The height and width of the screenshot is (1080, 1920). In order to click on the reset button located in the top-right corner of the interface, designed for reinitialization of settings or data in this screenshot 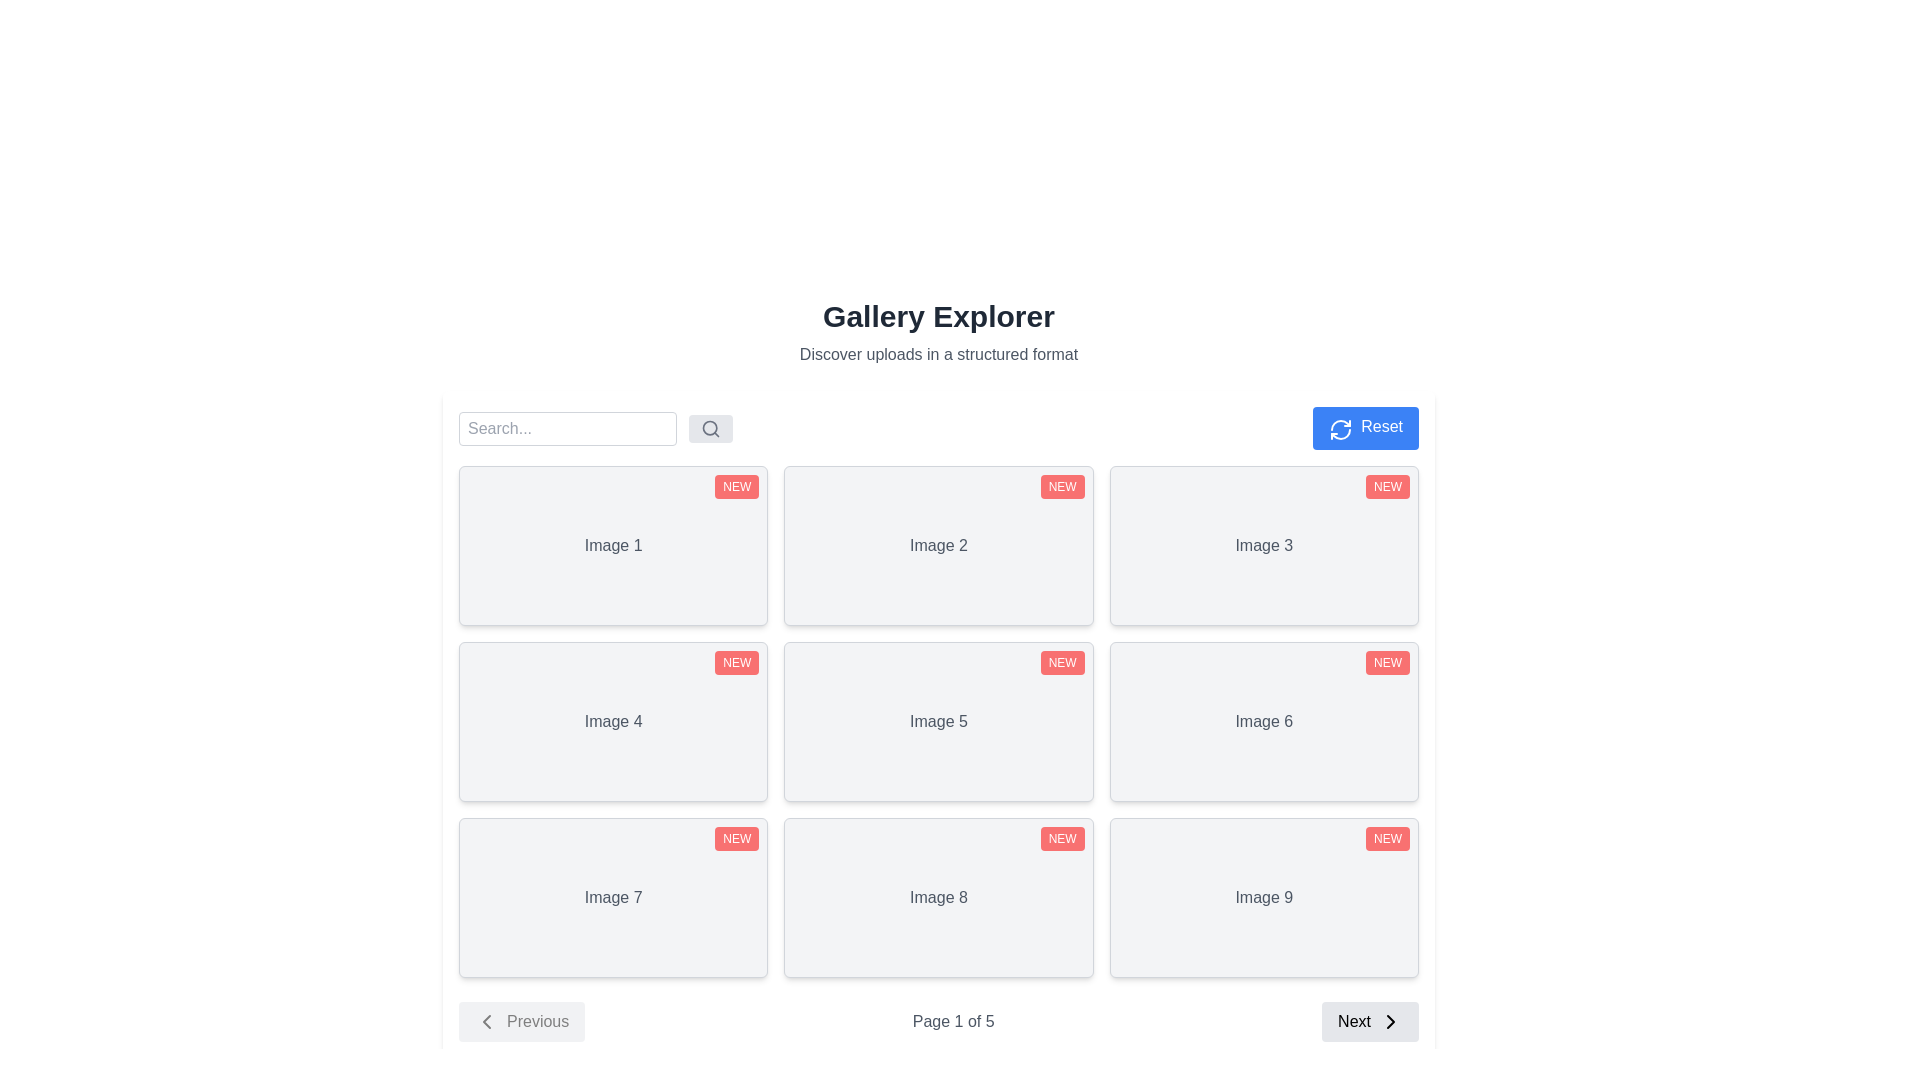, I will do `click(1365, 427)`.